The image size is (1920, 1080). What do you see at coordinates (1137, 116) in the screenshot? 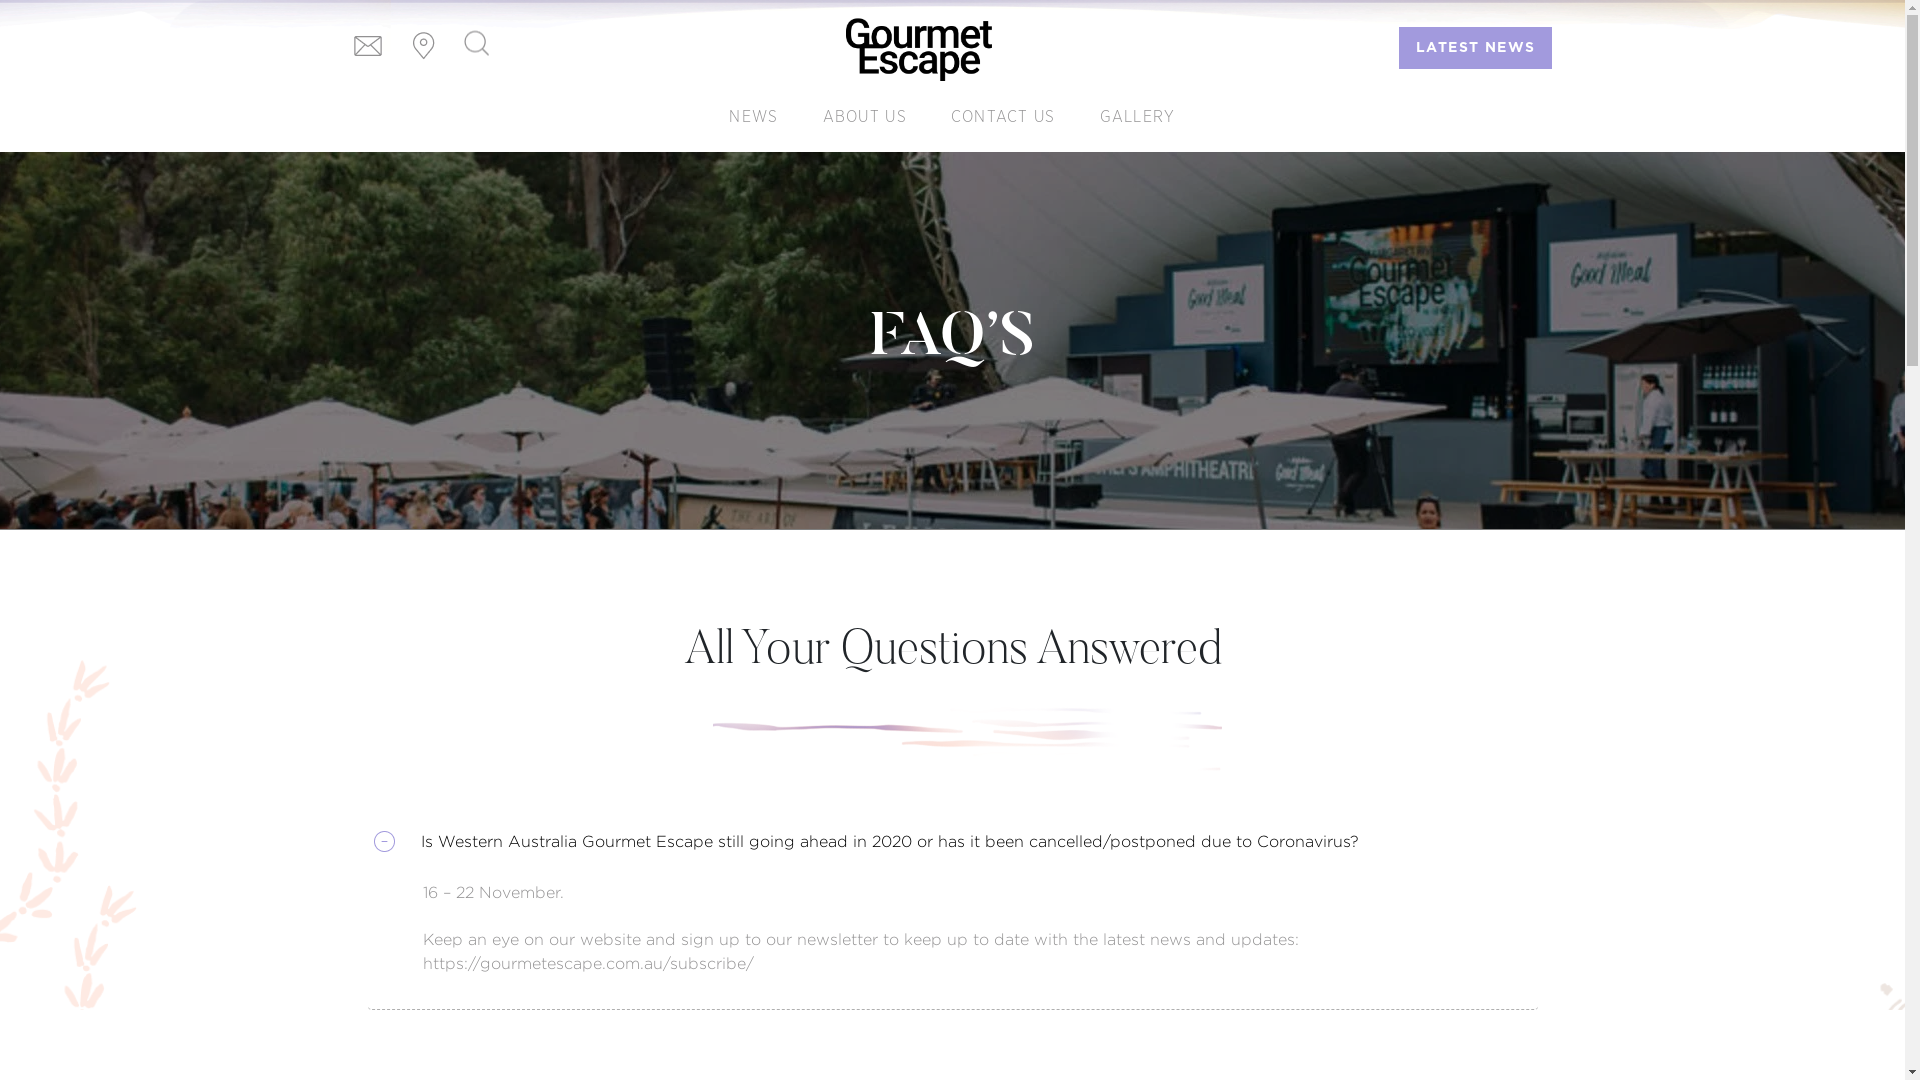
I see `'GALLERY'` at bounding box center [1137, 116].